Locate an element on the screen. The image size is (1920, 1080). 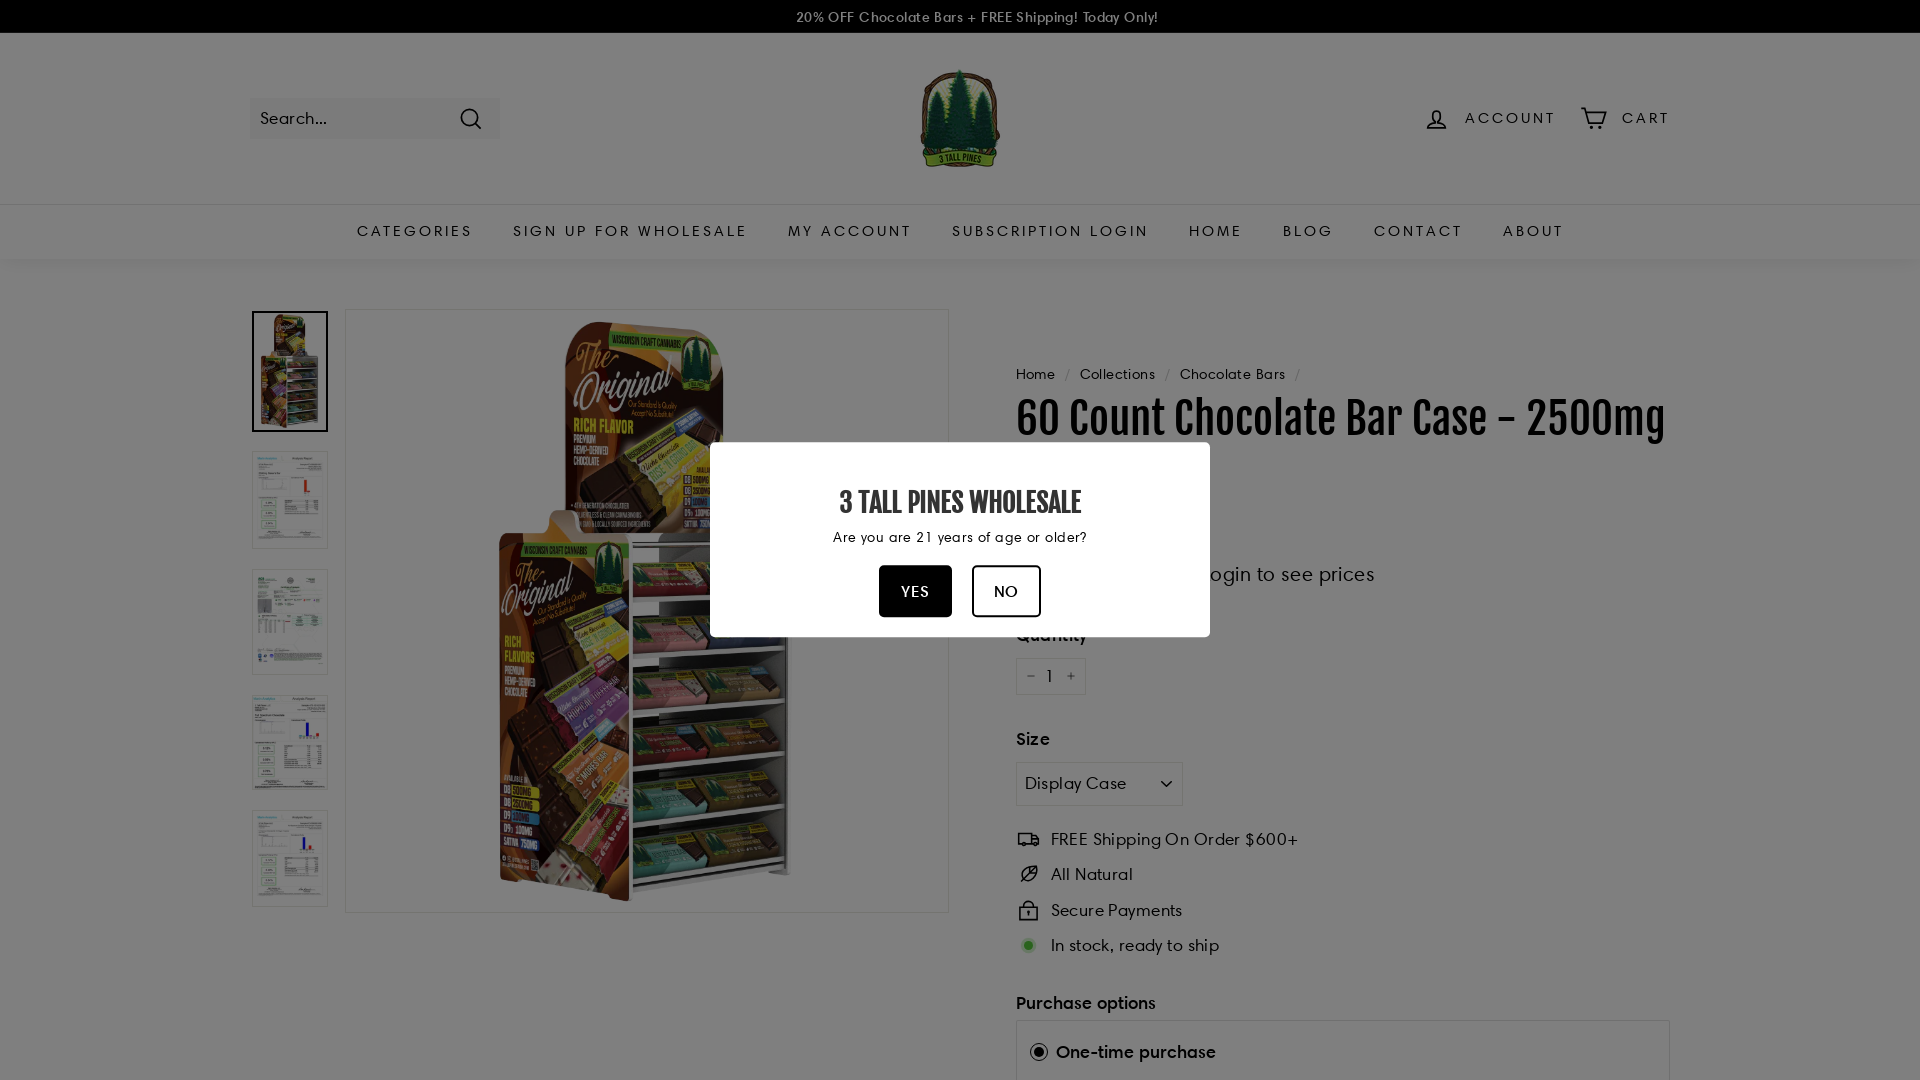
'CATEGORIES' is located at coordinates (336, 230).